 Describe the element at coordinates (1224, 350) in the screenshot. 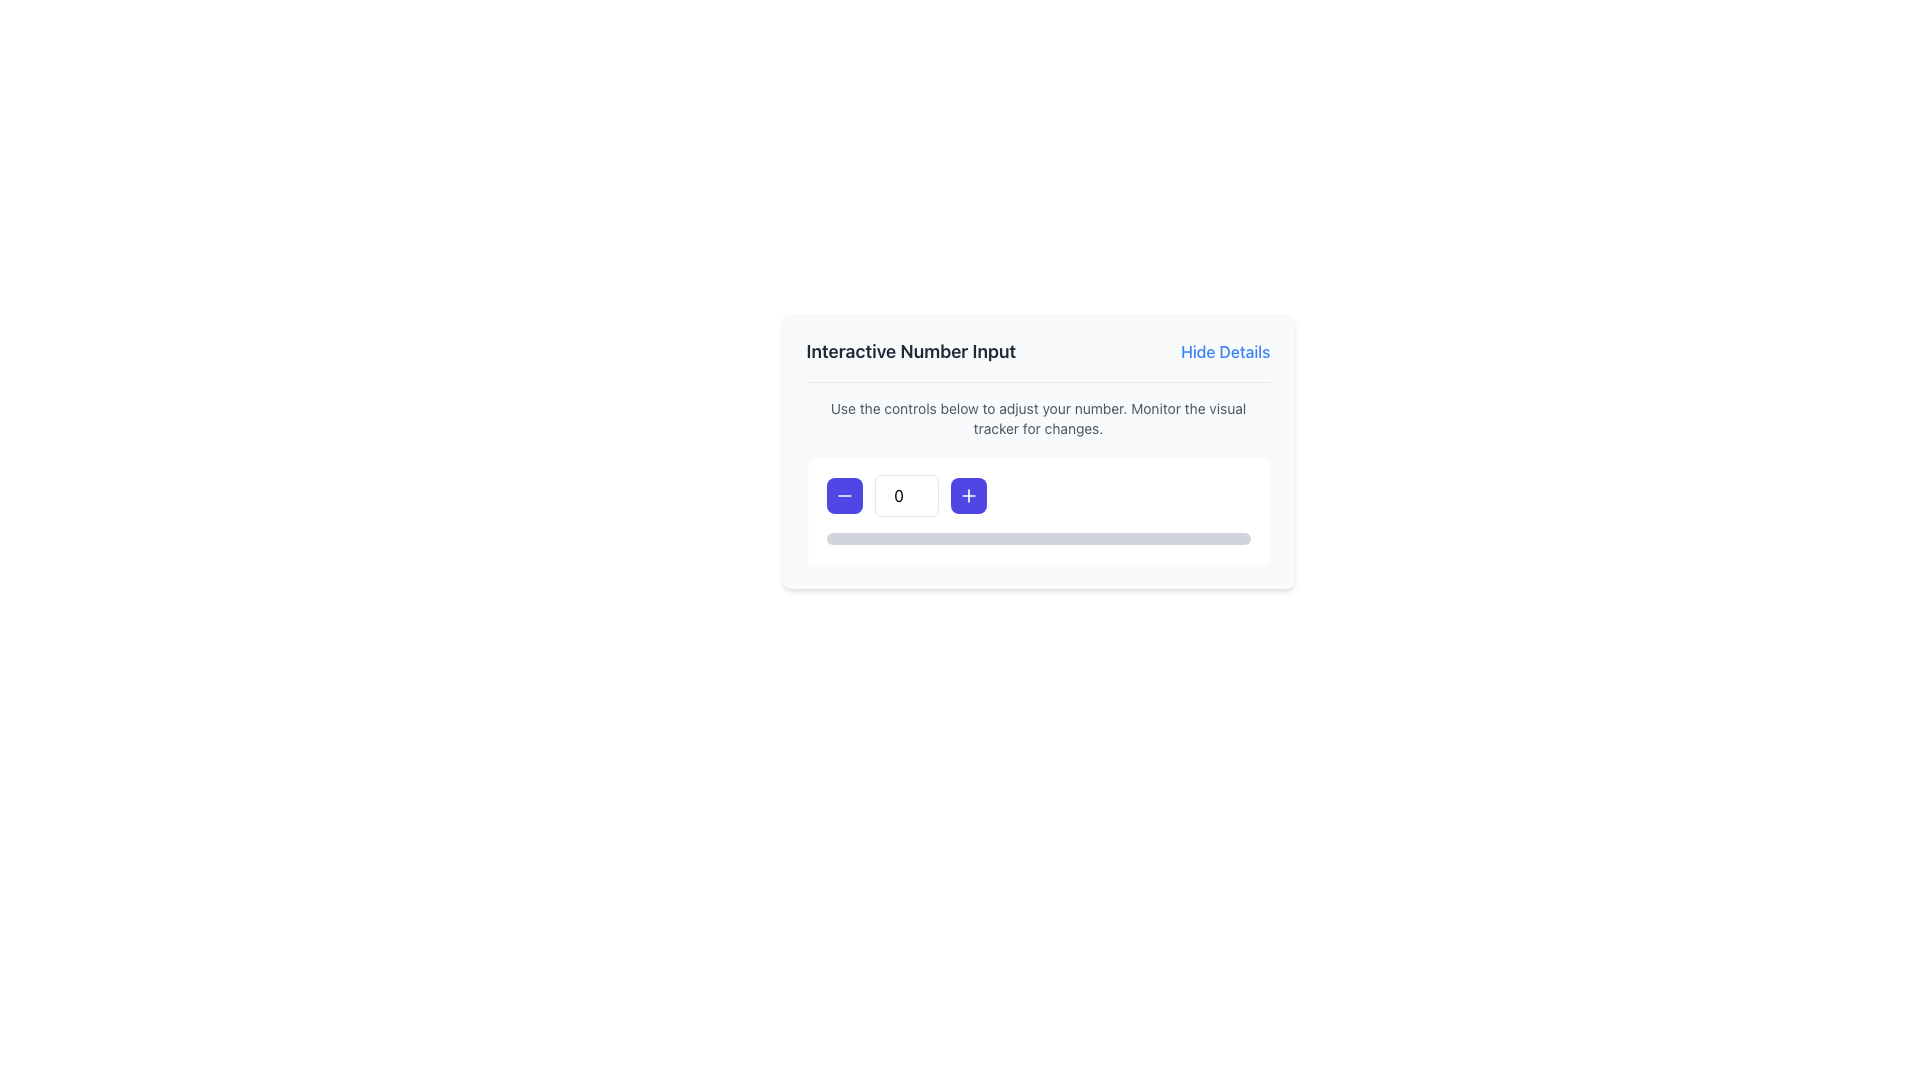

I see `the Text Button located at the upper-right corner of the interactive number input interface` at that location.